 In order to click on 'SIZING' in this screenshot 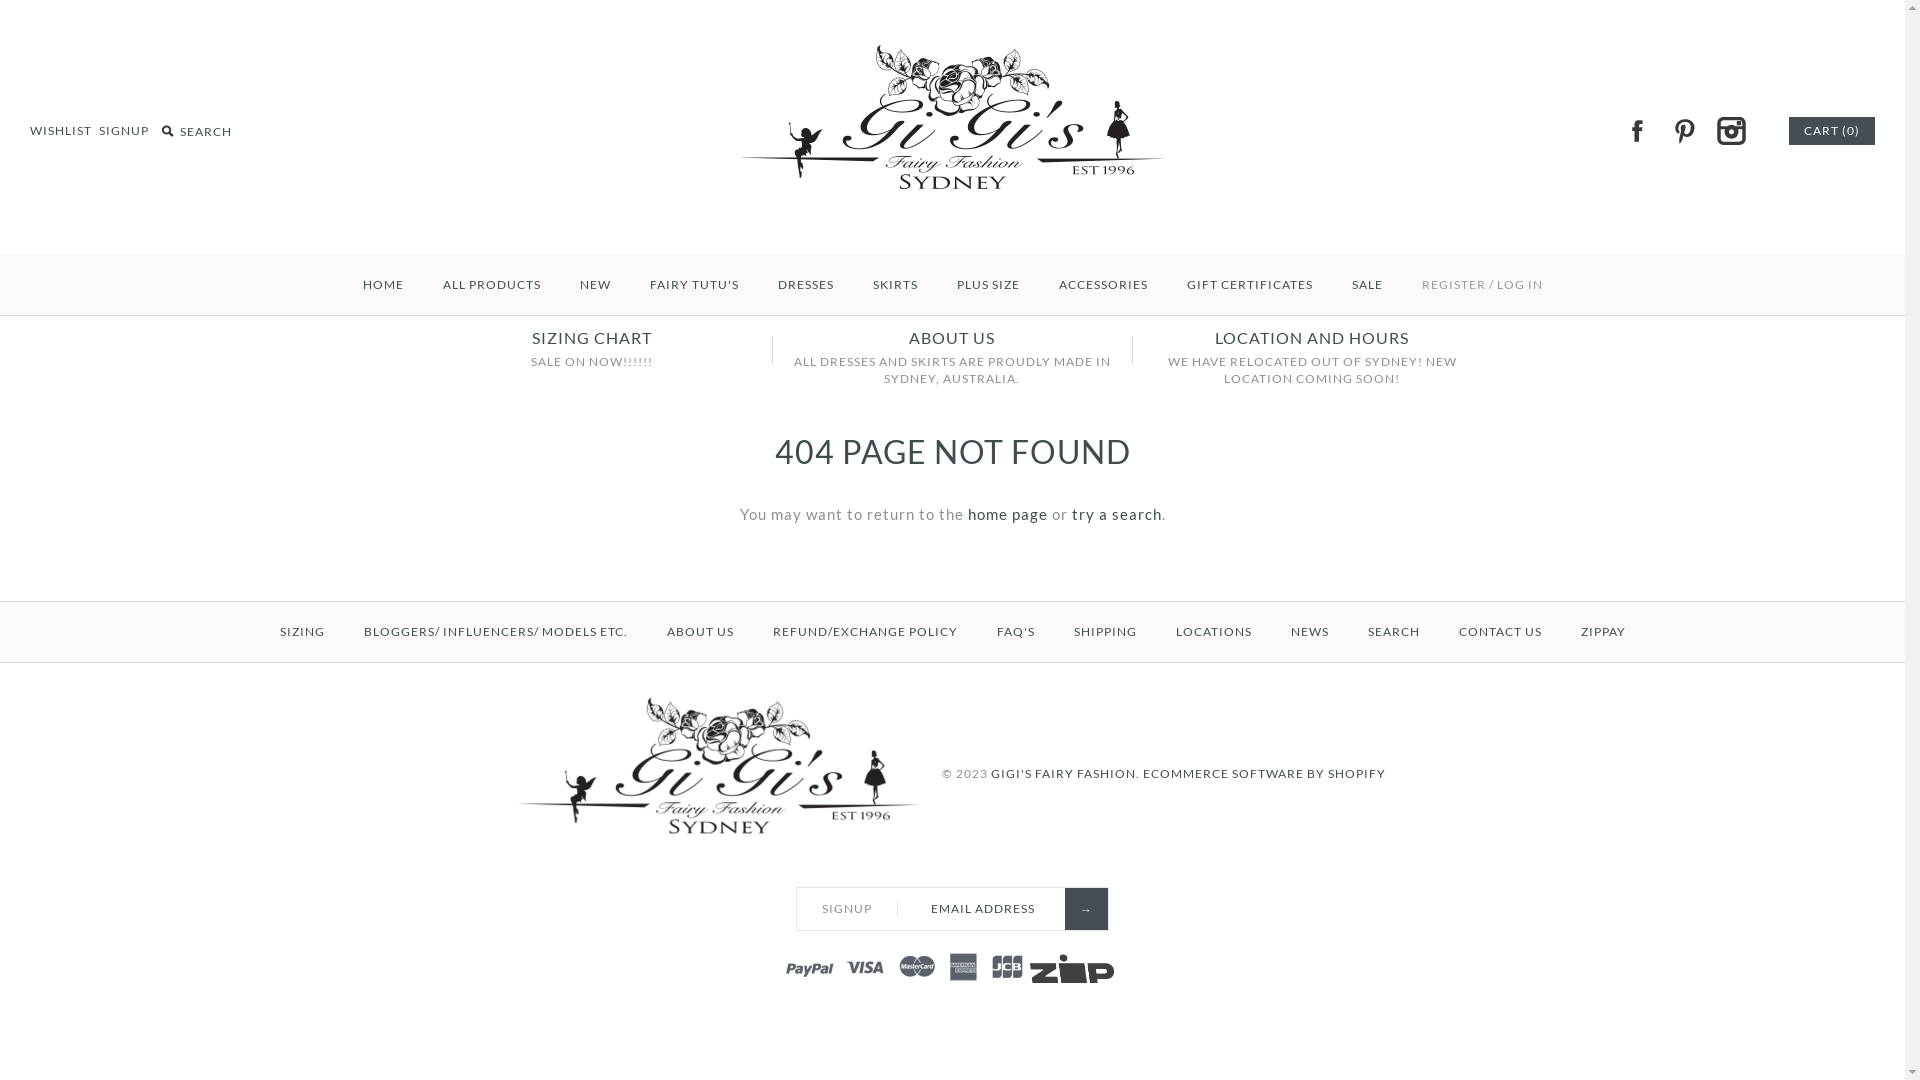, I will do `click(301, 632)`.